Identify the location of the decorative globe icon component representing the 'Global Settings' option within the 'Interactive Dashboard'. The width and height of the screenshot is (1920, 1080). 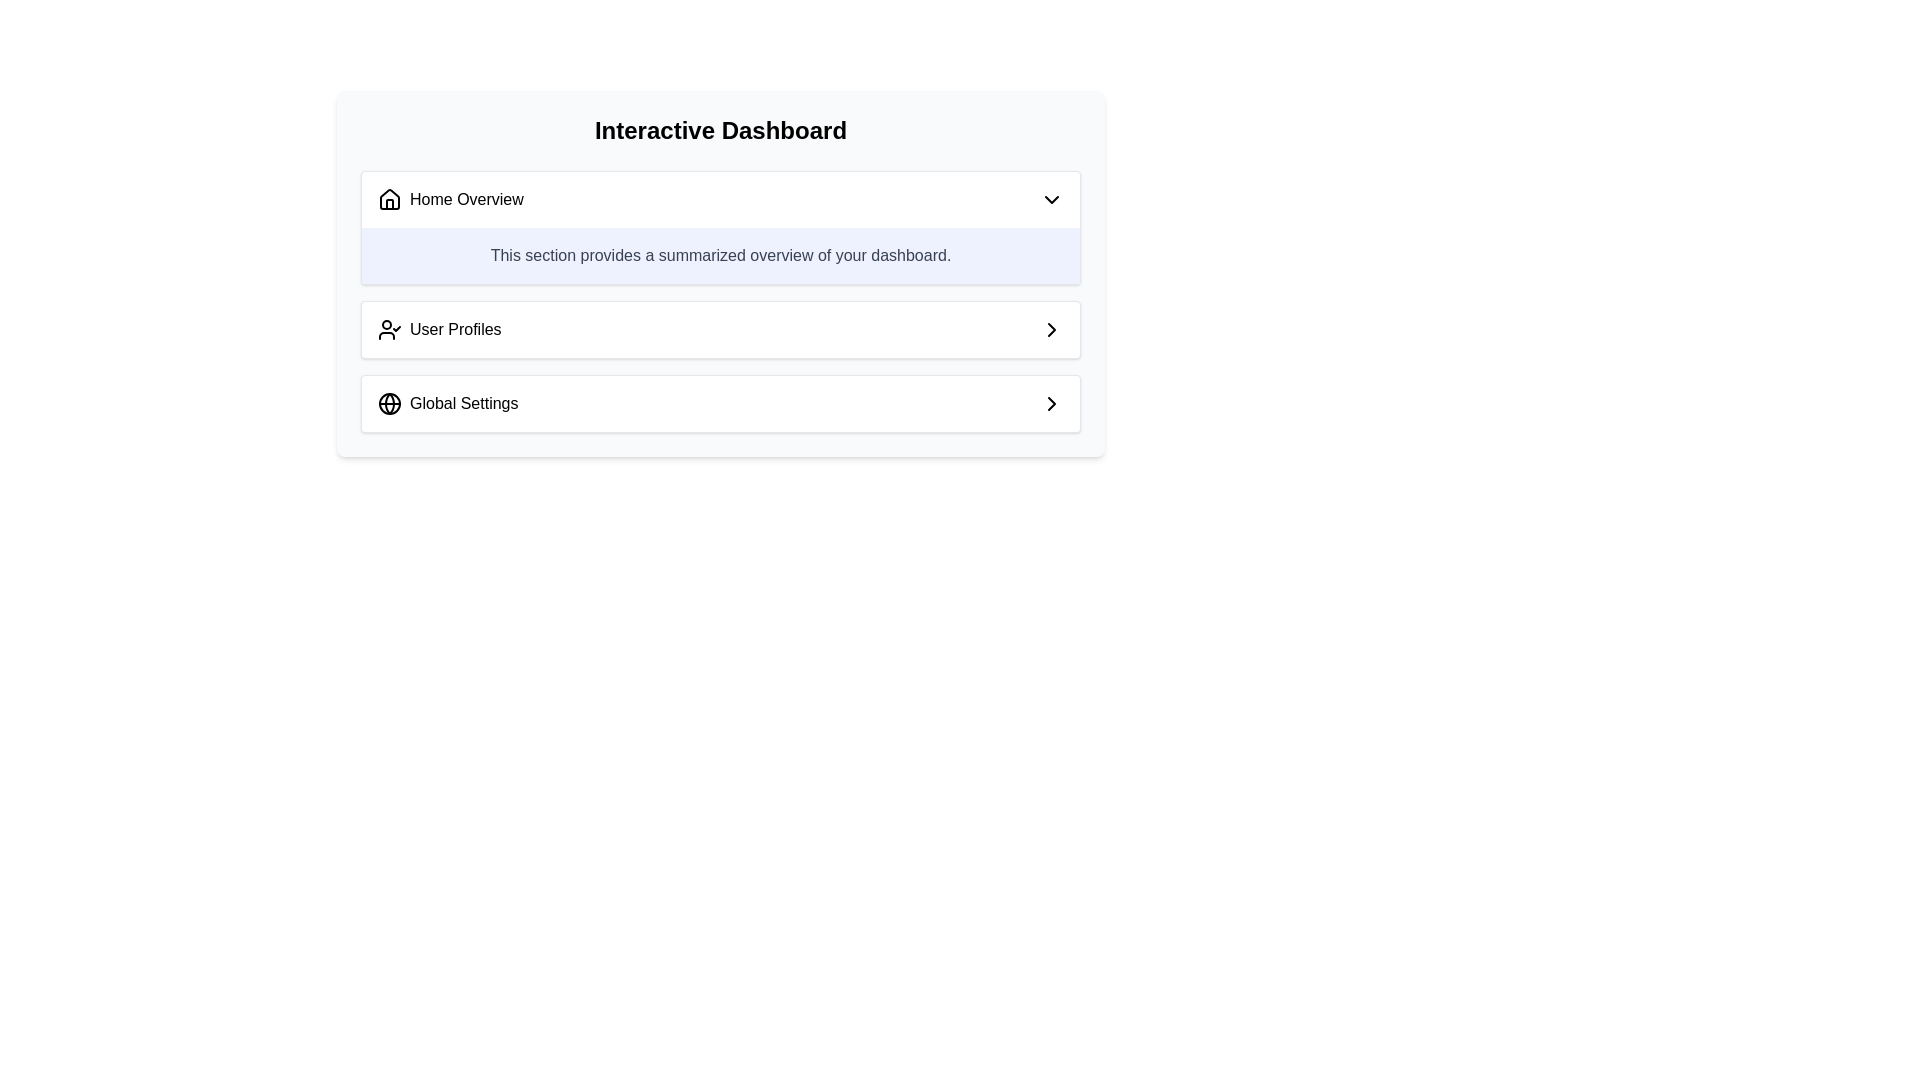
(389, 404).